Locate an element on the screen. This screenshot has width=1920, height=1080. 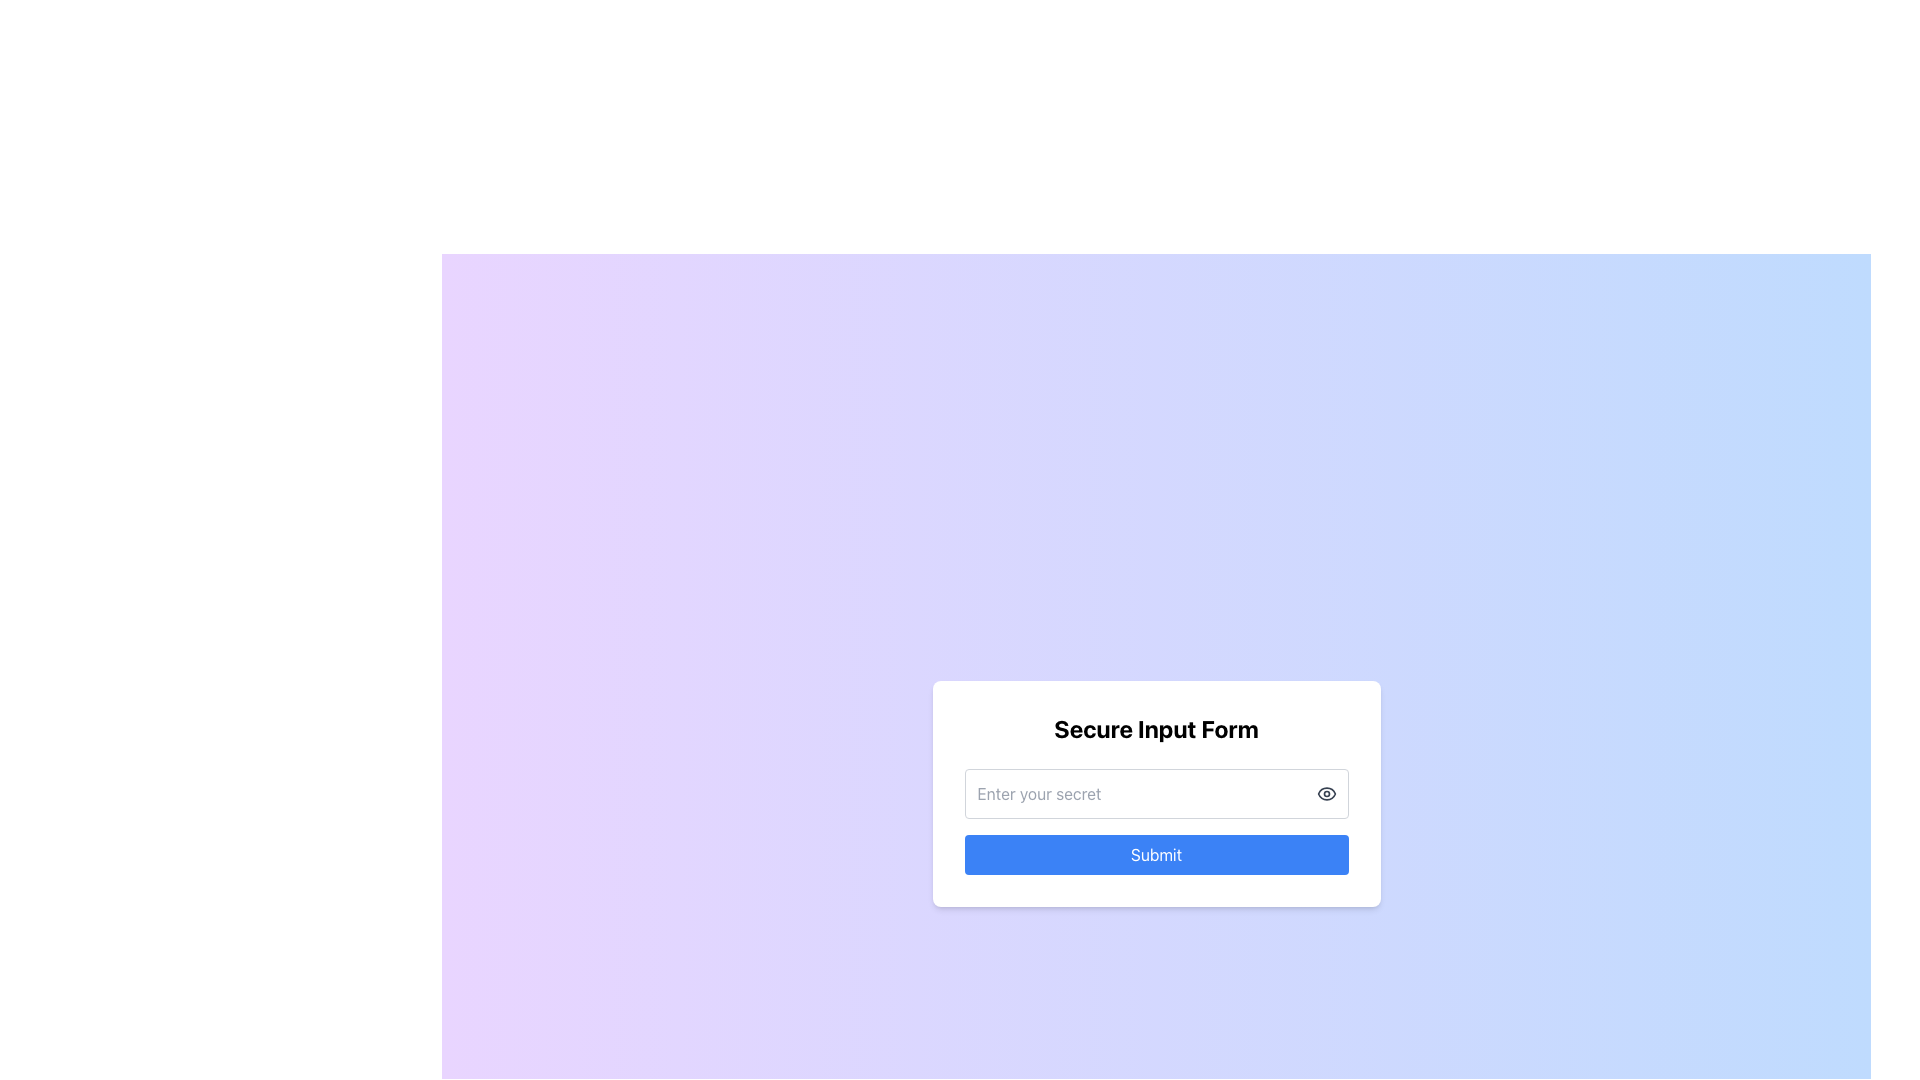
inside the Password Input box located centrally within the 'Secure Input Form' to focus on it is located at coordinates (1156, 793).